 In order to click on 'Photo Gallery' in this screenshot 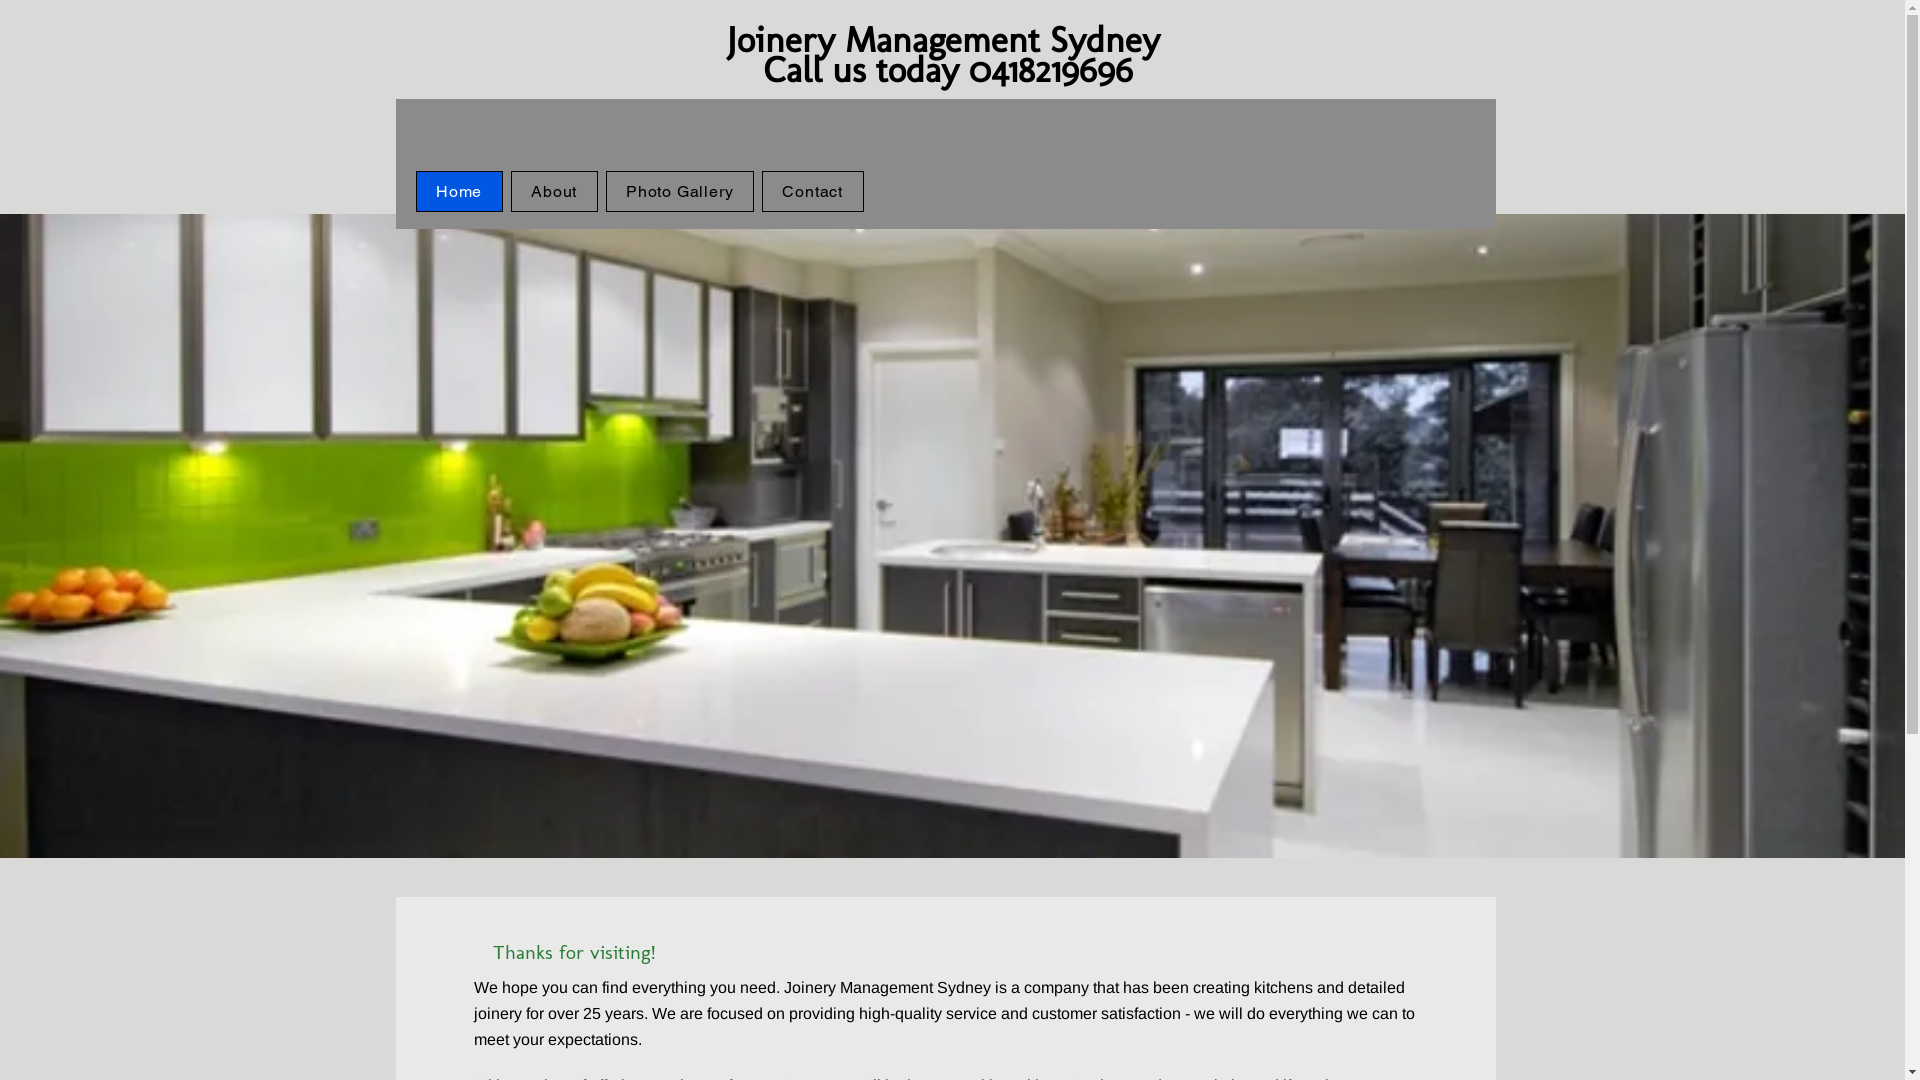, I will do `click(680, 191)`.